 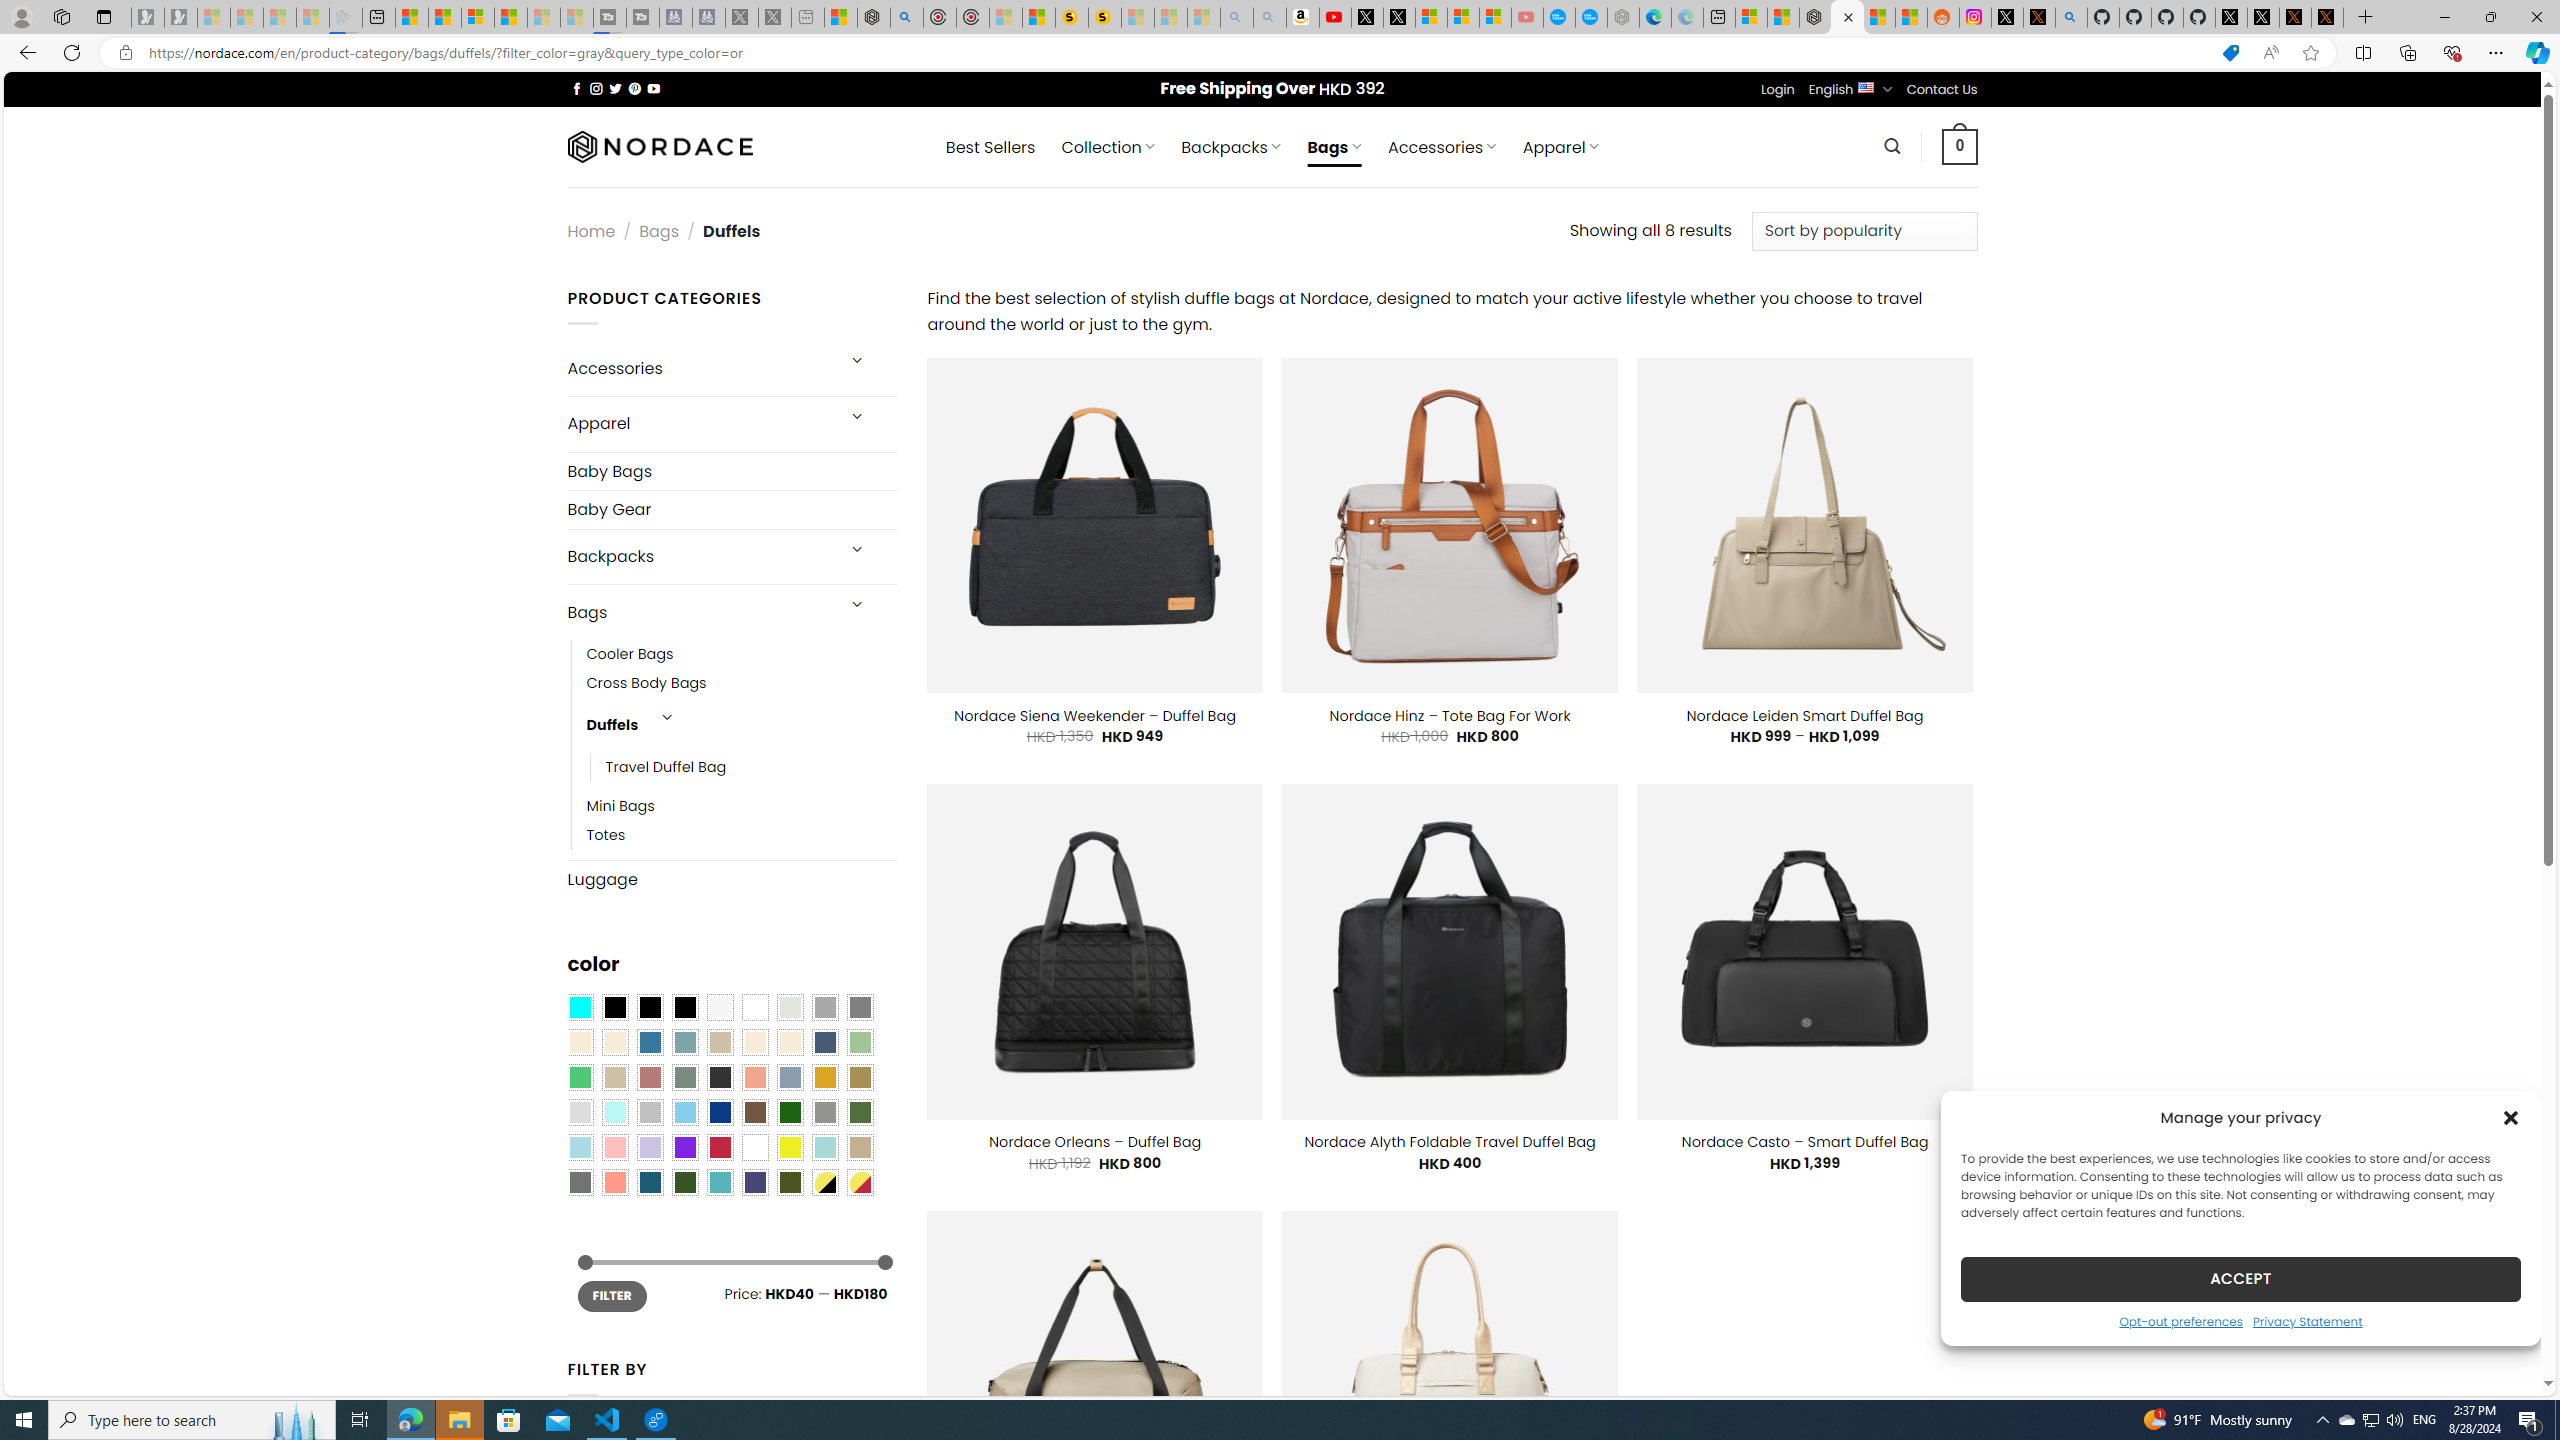 What do you see at coordinates (906, 16) in the screenshot?
I see `'poe - Search'` at bounding box center [906, 16].